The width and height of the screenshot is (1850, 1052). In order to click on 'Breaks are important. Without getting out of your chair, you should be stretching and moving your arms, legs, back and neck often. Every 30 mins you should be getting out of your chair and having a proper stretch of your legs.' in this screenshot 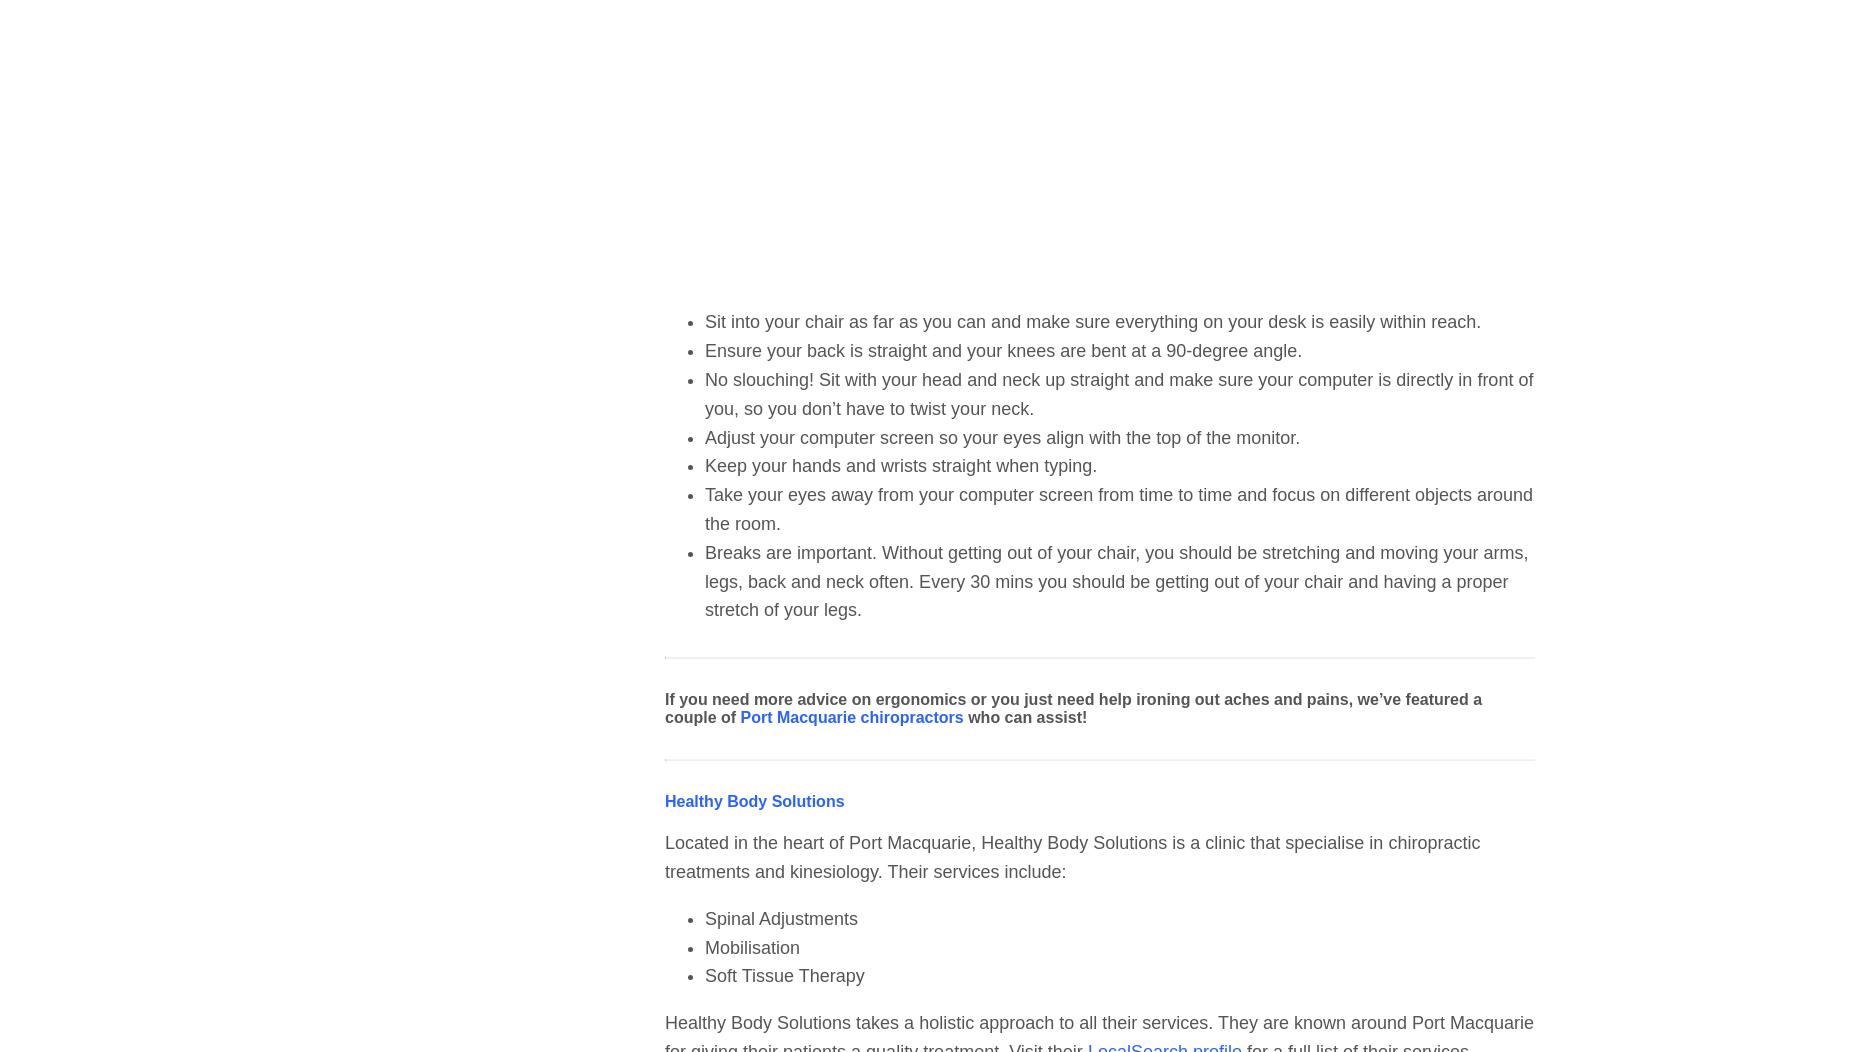, I will do `click(703, 580)`.